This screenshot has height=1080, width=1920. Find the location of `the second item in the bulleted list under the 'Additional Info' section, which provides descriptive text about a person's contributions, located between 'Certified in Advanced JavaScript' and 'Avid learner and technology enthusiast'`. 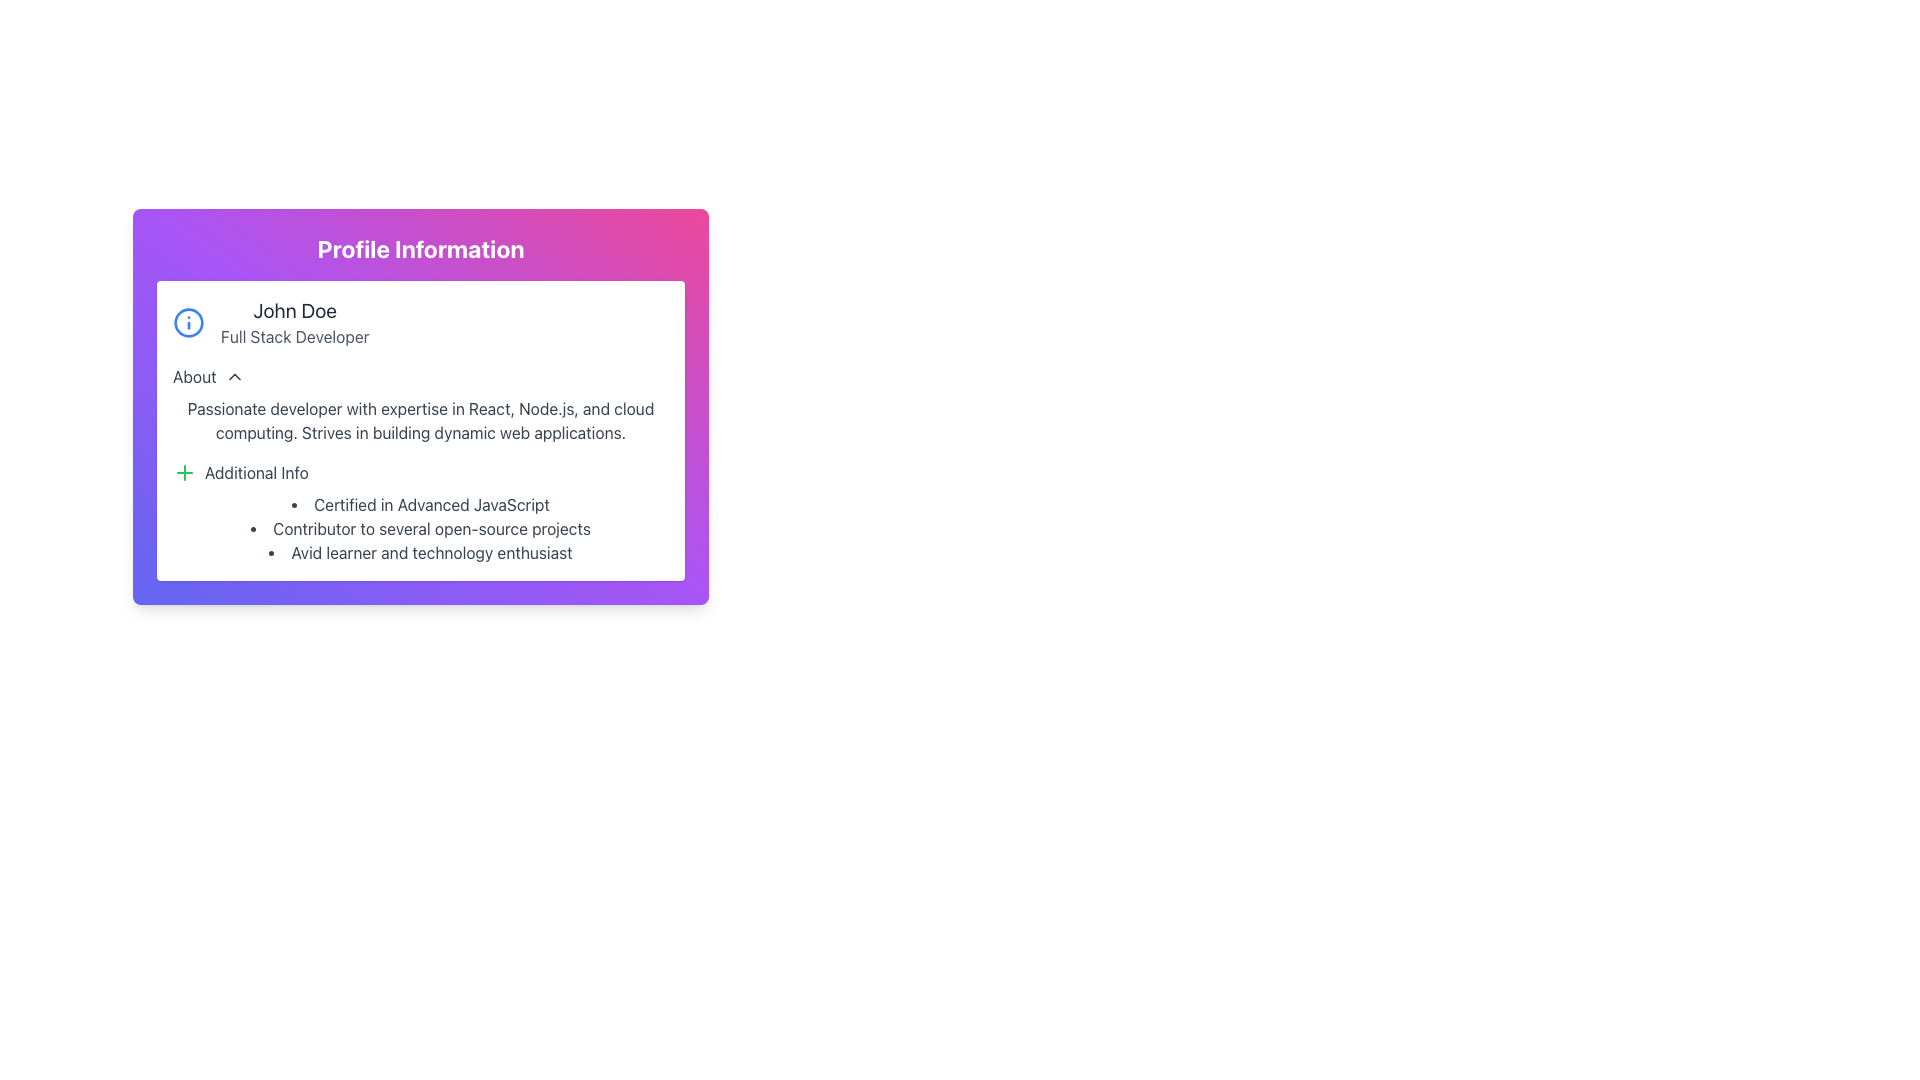

the second item in the bulleted list under the 'Additional Info' section, which provides descriptive text about a person's contributions, located between 'Certified in Advanced JavaScript' and 'Avid learner and technology enthusiast' is located at coordinates (420, 527).